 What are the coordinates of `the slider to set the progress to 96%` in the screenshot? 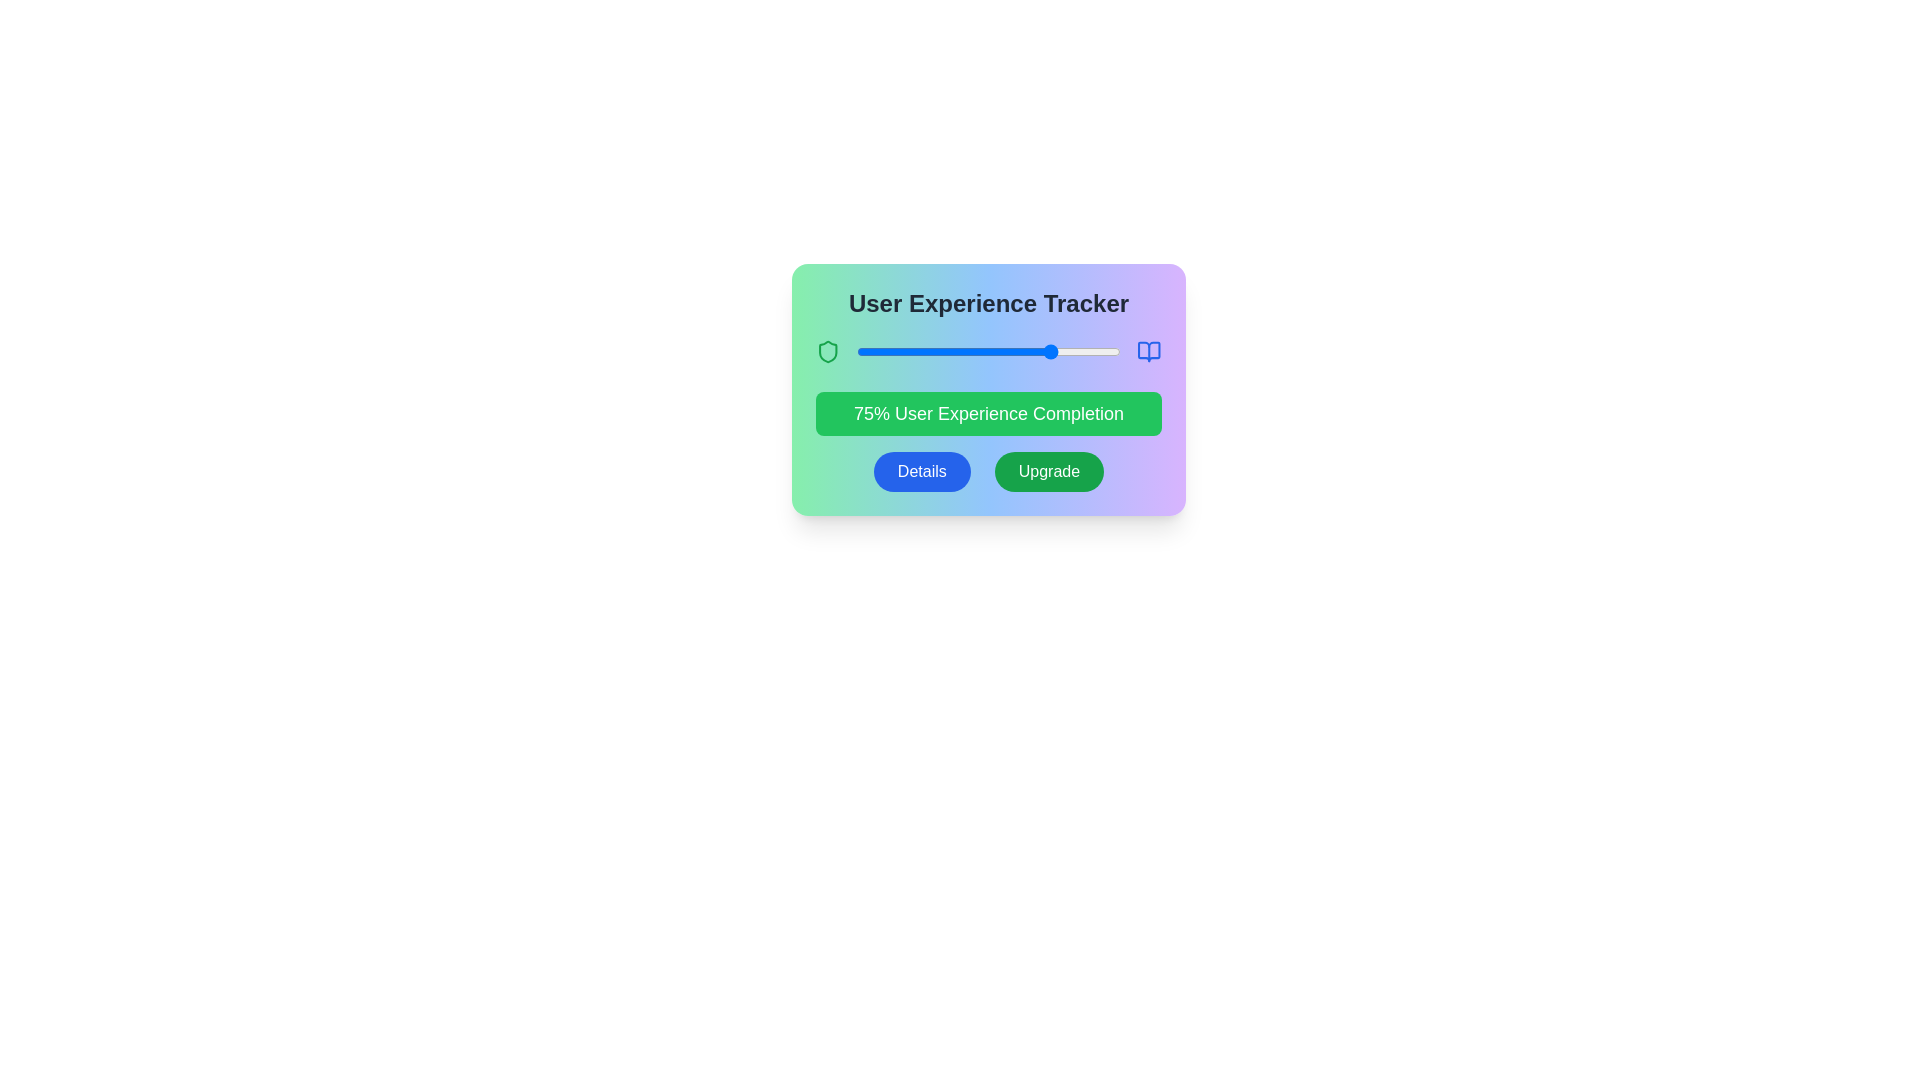 It's located at (1109, 350).